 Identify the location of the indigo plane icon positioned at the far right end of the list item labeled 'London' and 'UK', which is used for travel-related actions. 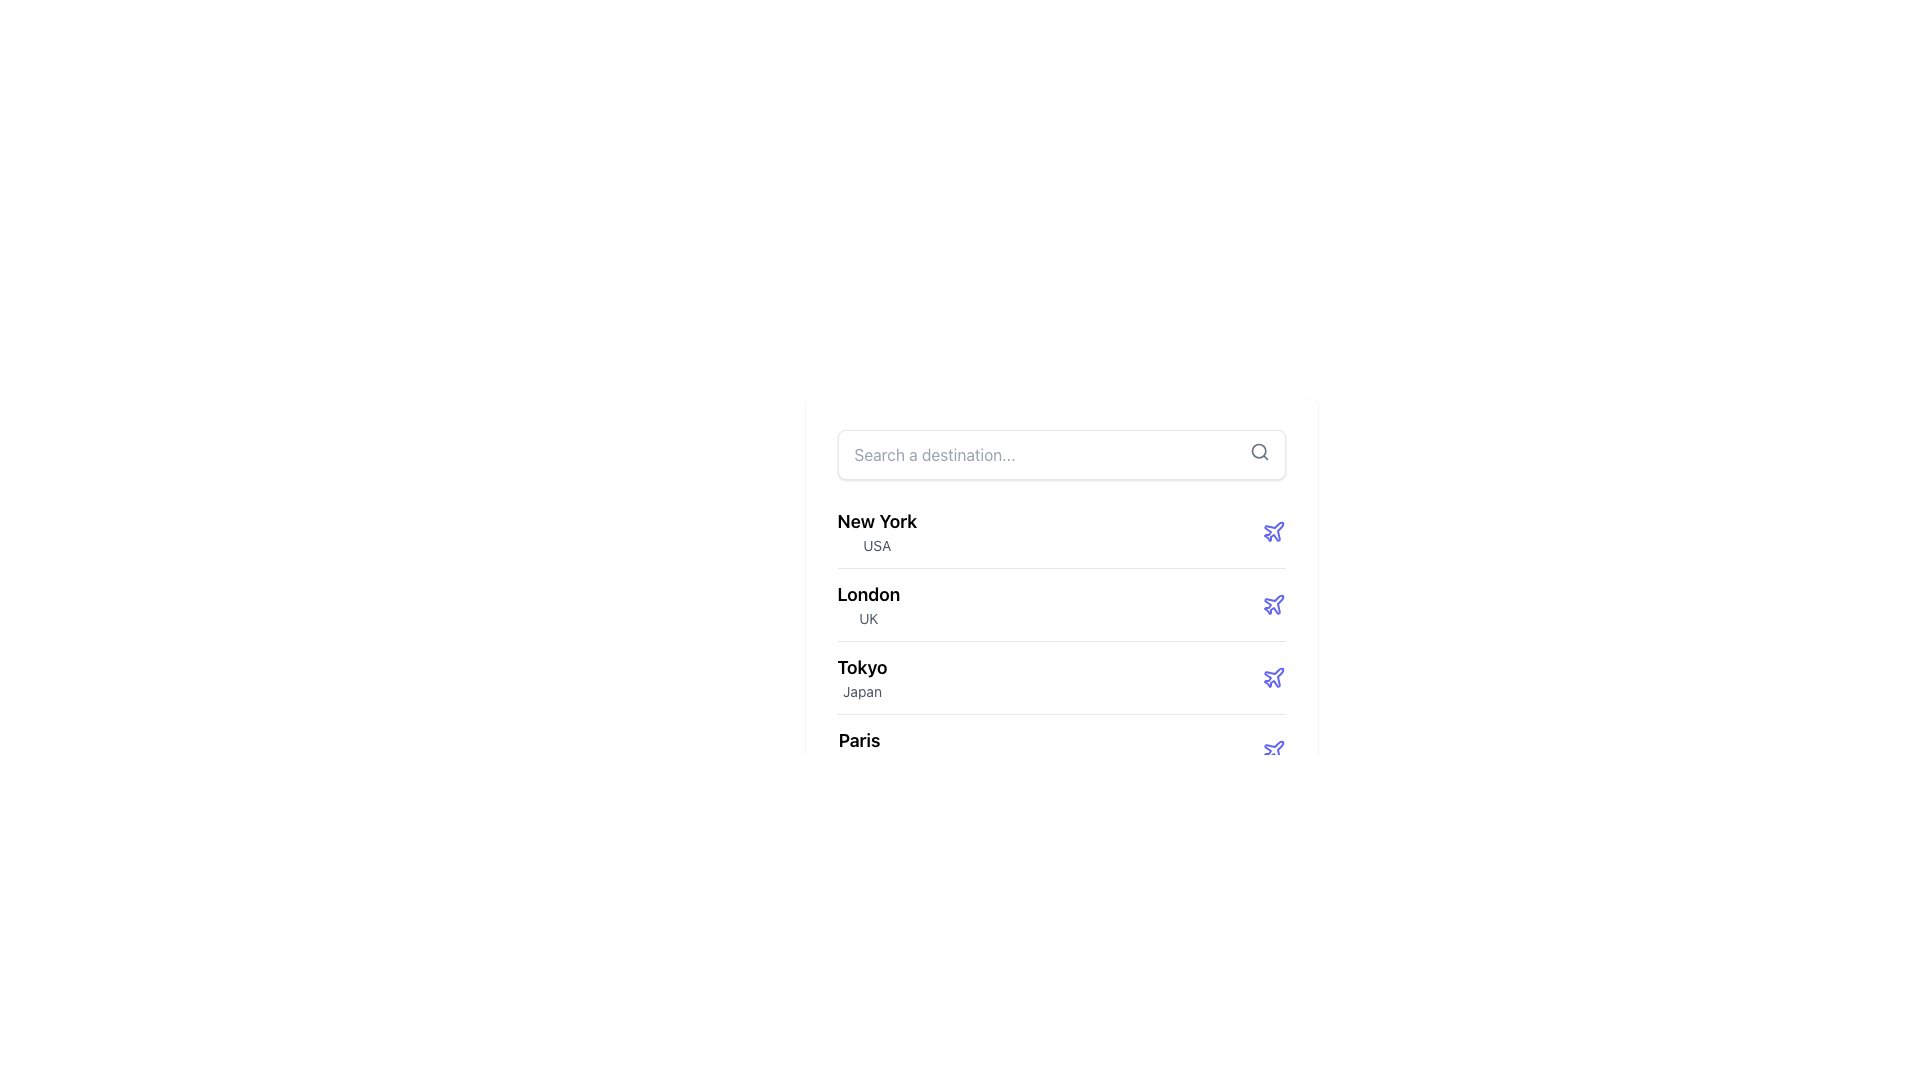
(1272, 604).